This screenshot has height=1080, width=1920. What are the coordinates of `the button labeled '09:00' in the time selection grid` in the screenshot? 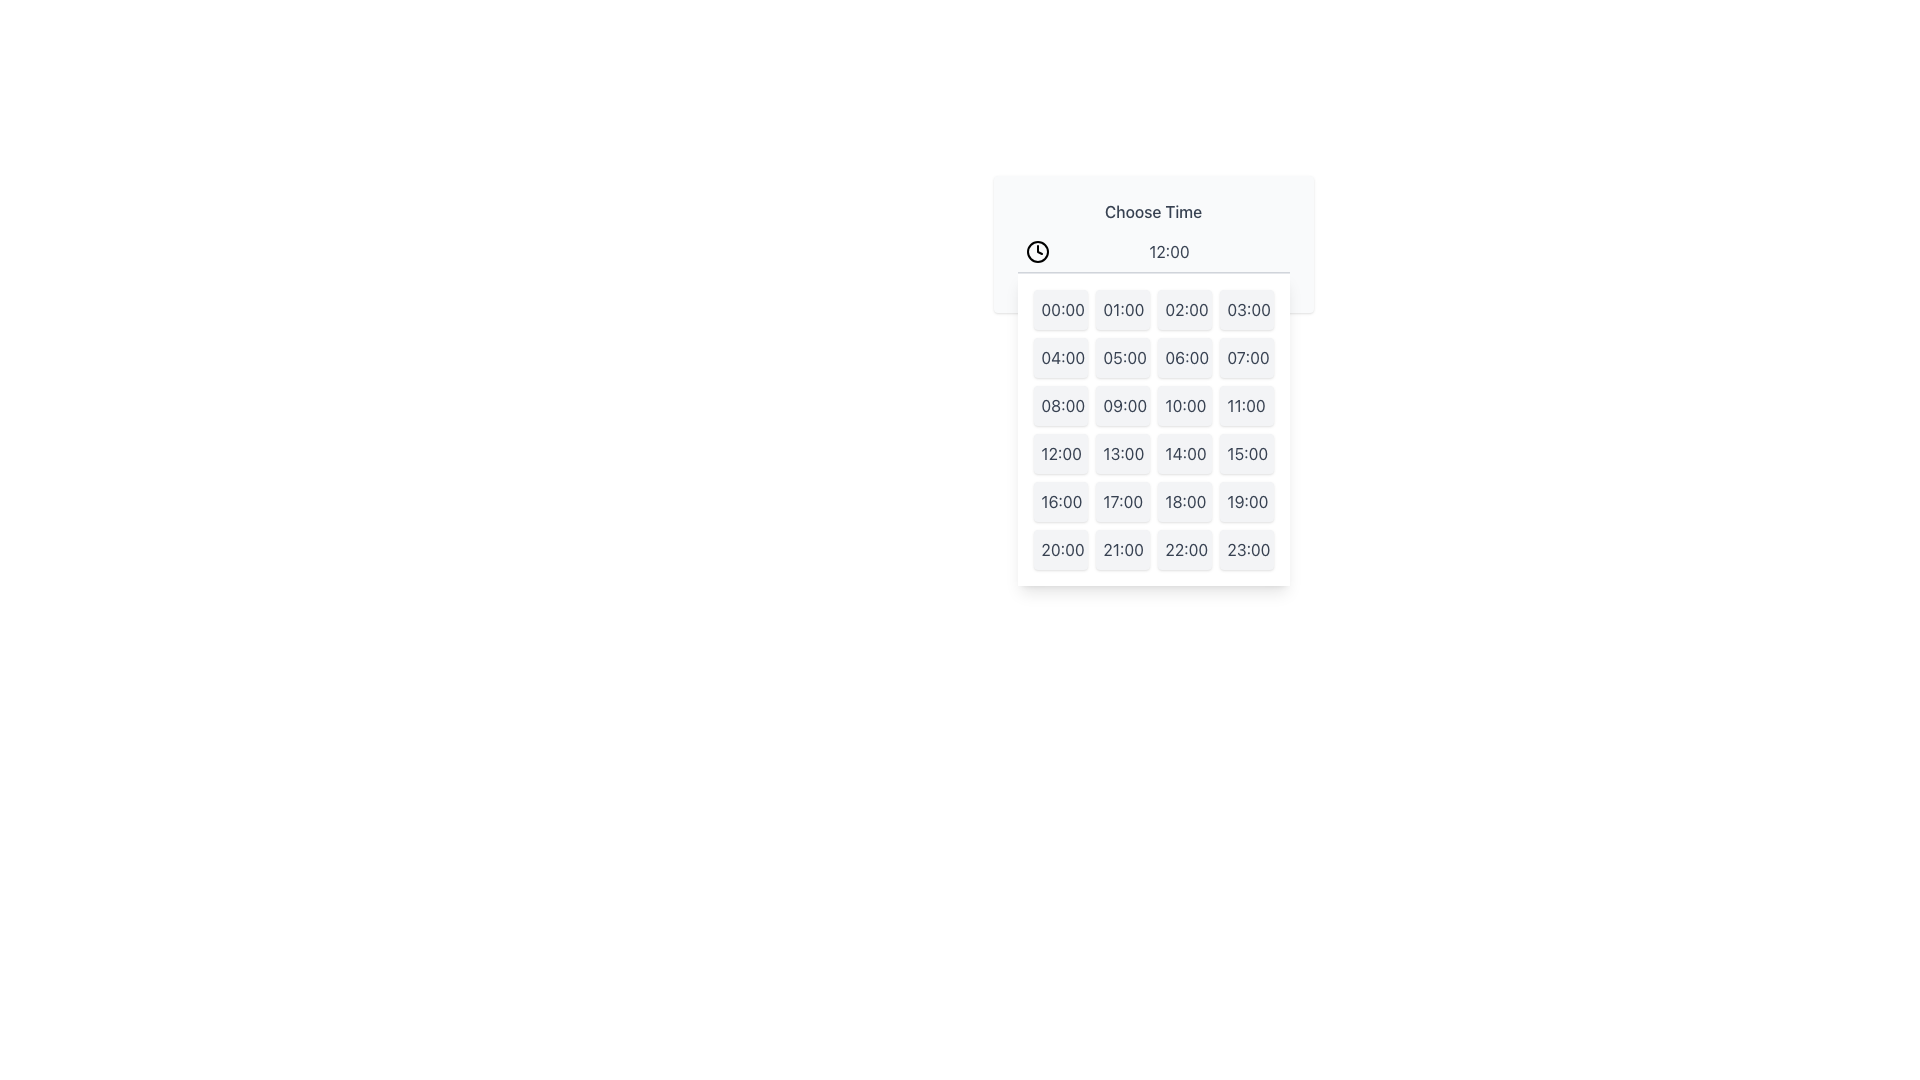 It's located at (1122, 405).